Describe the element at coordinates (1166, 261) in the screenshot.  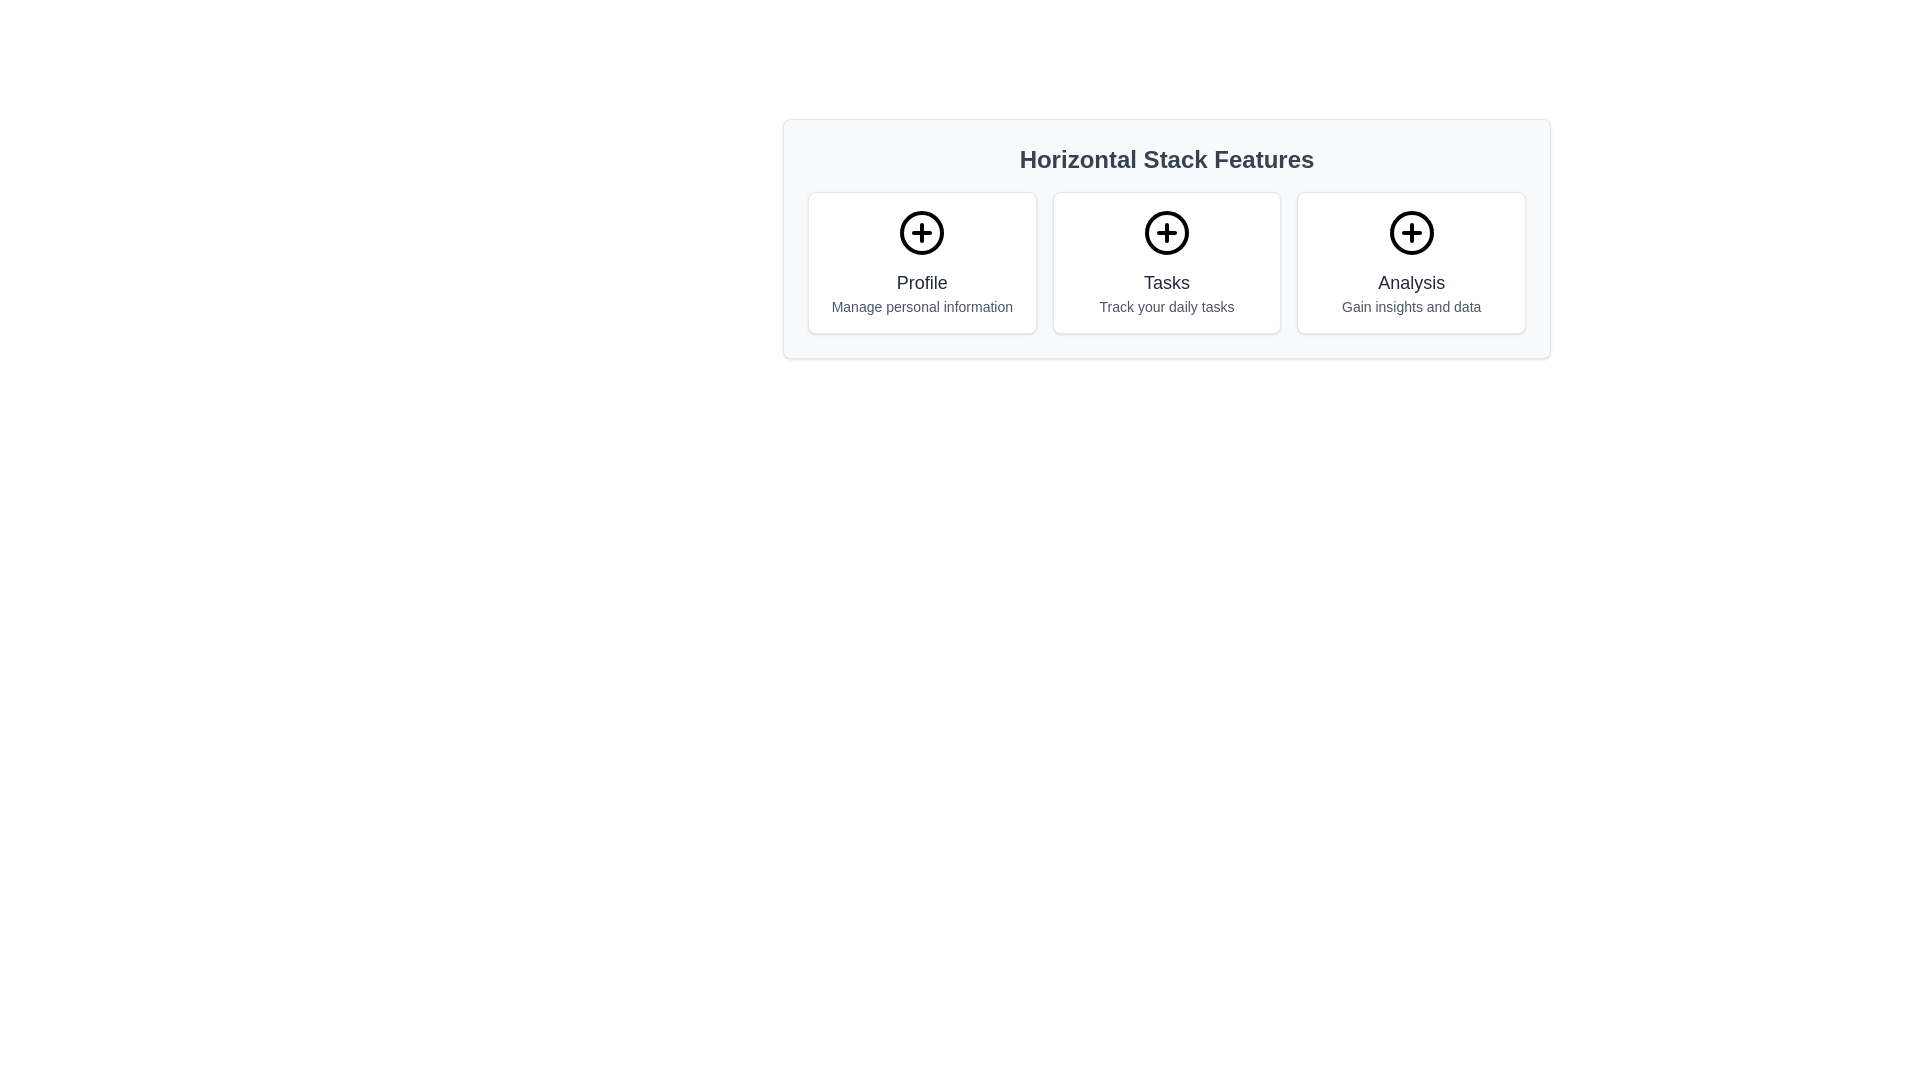
I see `the second informational card in the horizontal stack labeled 'Horizontal Stack Features', which contains a teal plus icon at the top and the title 'Tasks' below it` at that location.